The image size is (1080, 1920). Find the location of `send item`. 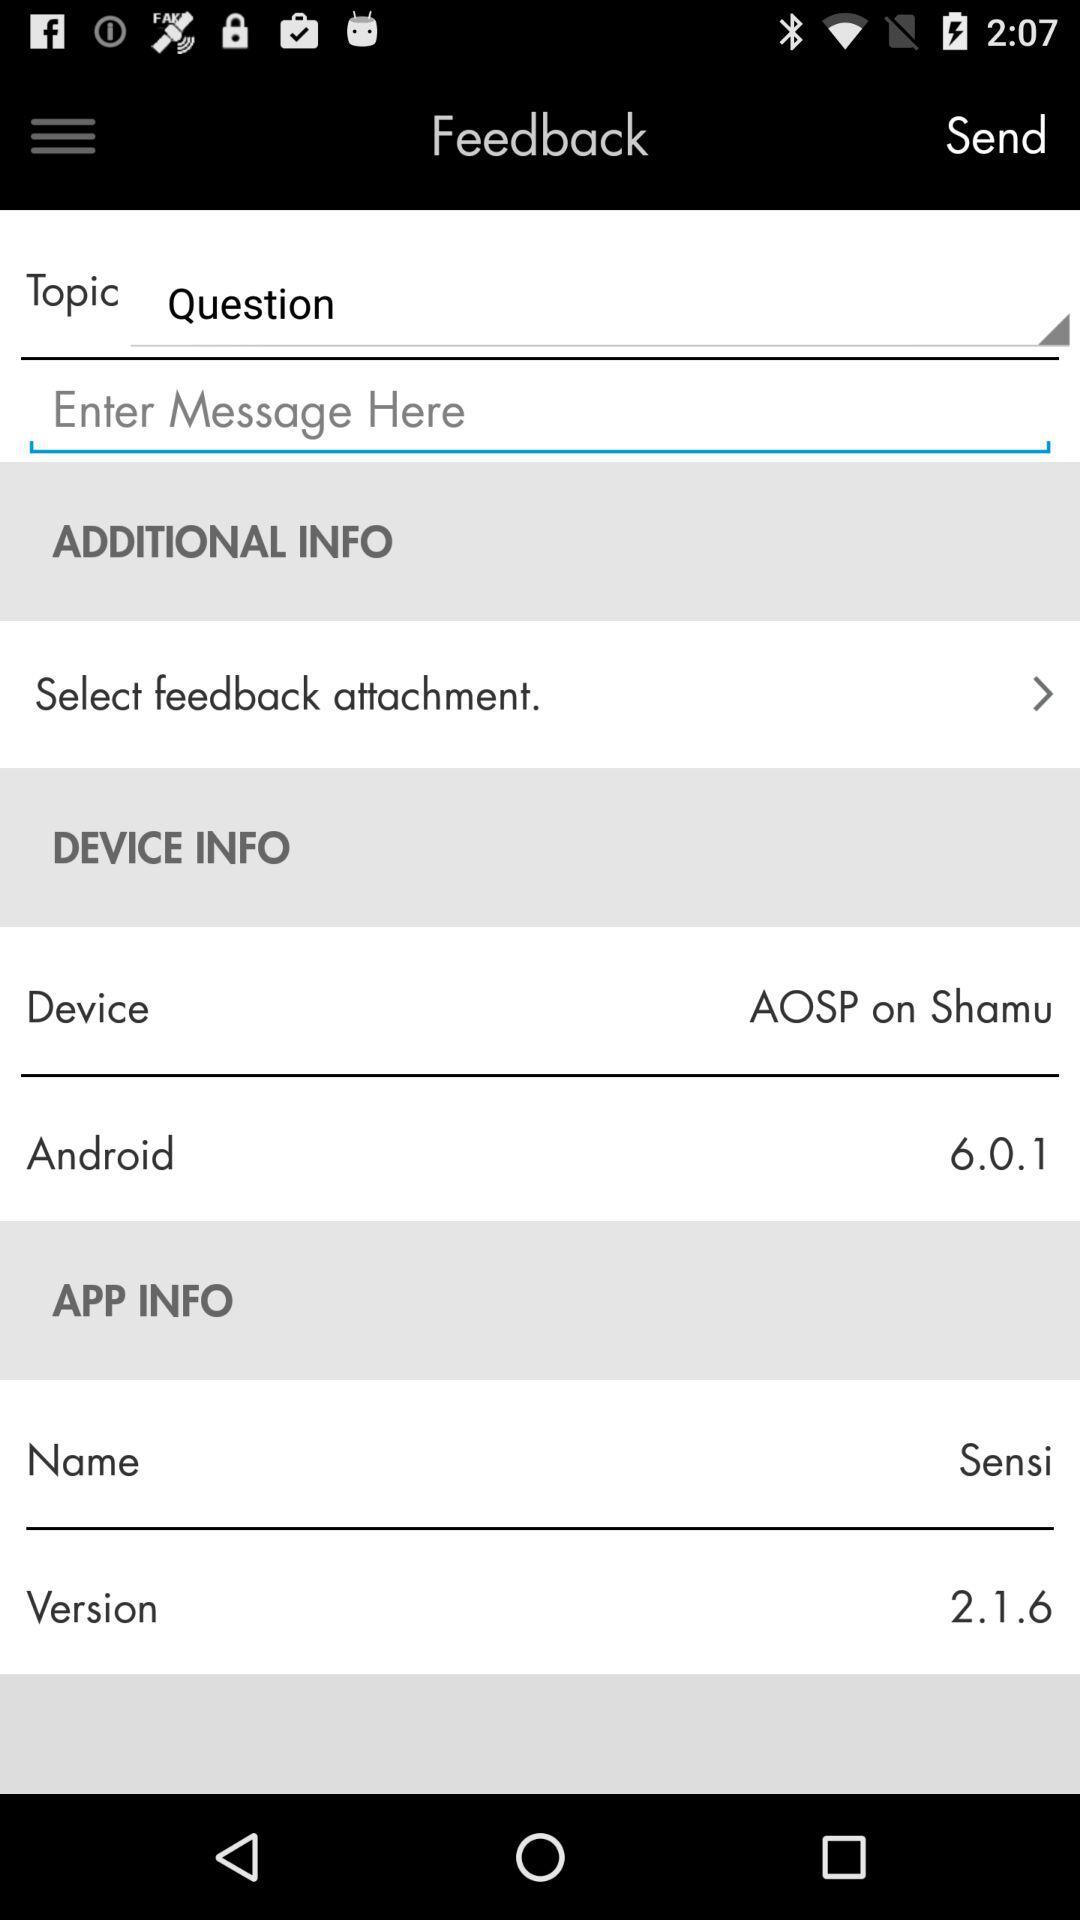

send item is located at coordinates (995, 135).